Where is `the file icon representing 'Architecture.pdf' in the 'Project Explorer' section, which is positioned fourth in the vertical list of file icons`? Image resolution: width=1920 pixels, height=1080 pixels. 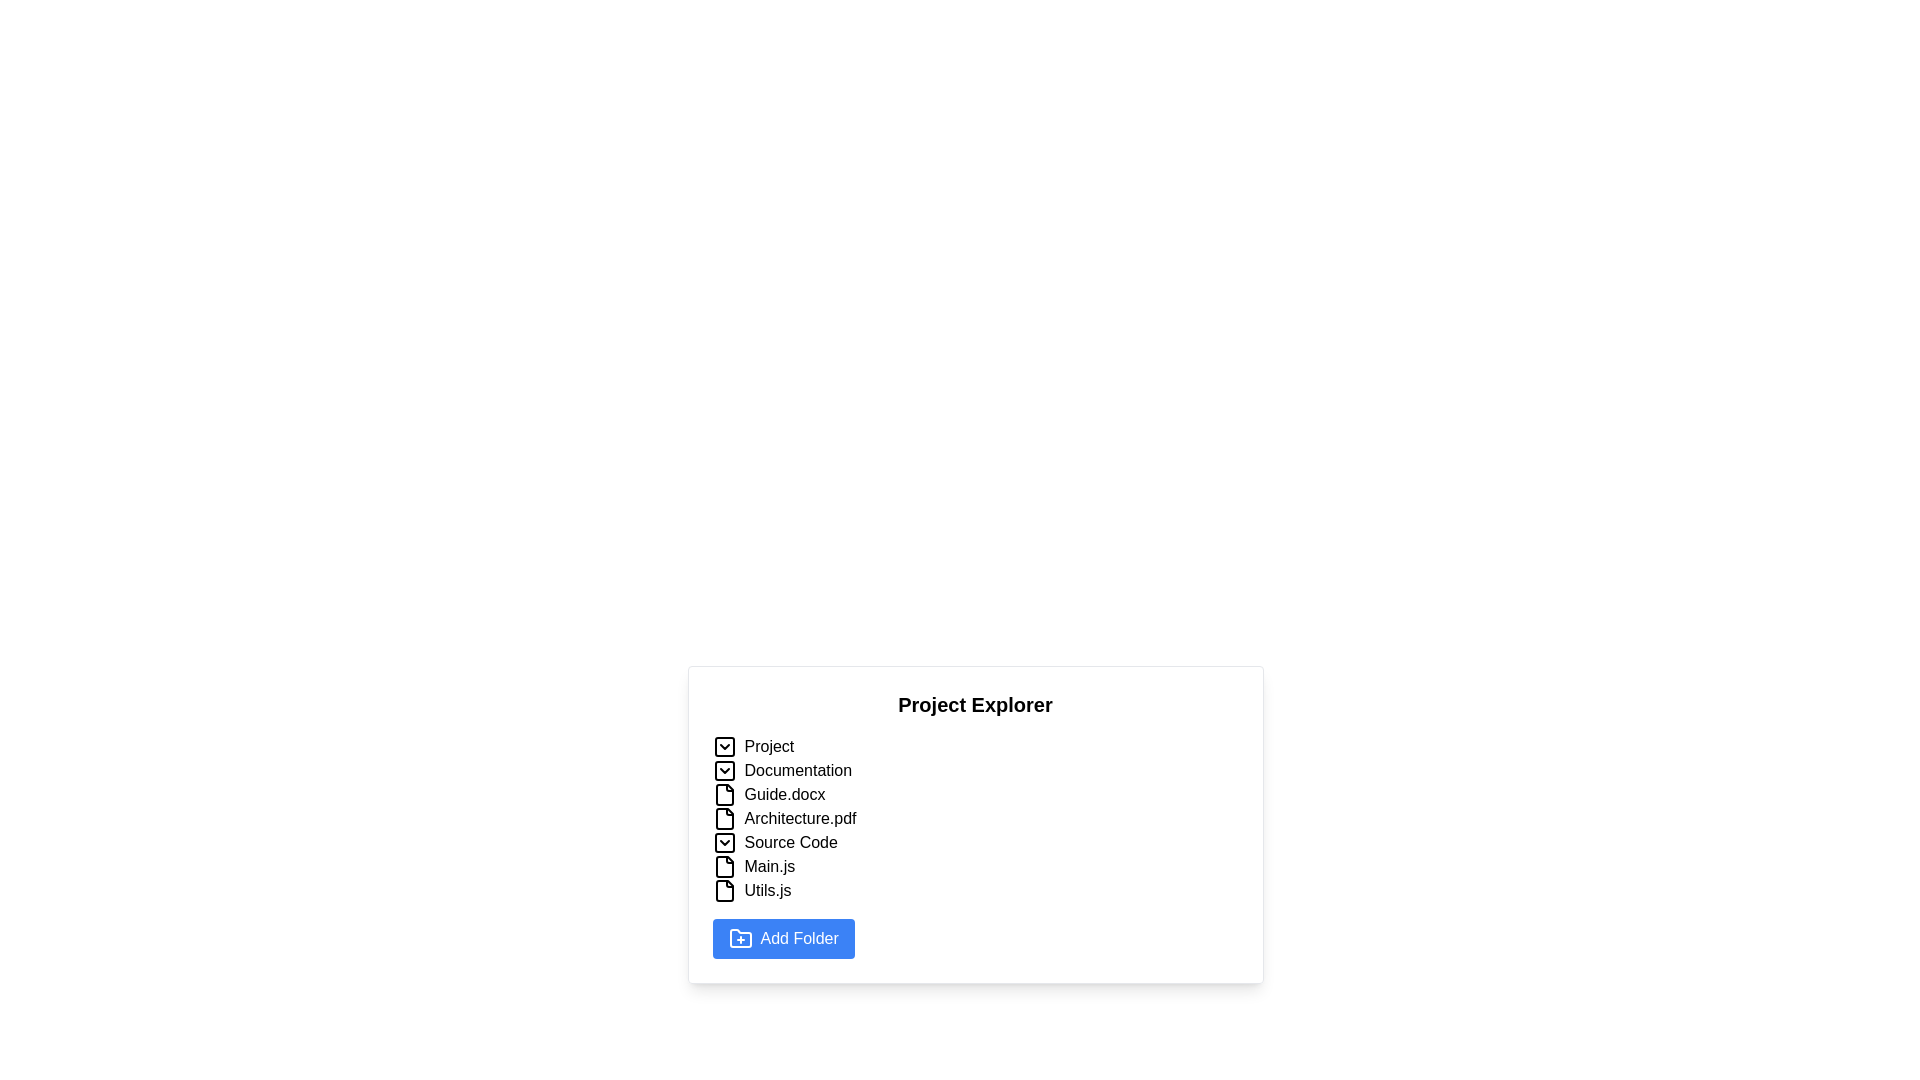 the file icon representing 'Architecture.pdf' in the 'Project Explorer' section, which is positioned fourth in the vertical list of file icons is located at coordinates (723, 818).